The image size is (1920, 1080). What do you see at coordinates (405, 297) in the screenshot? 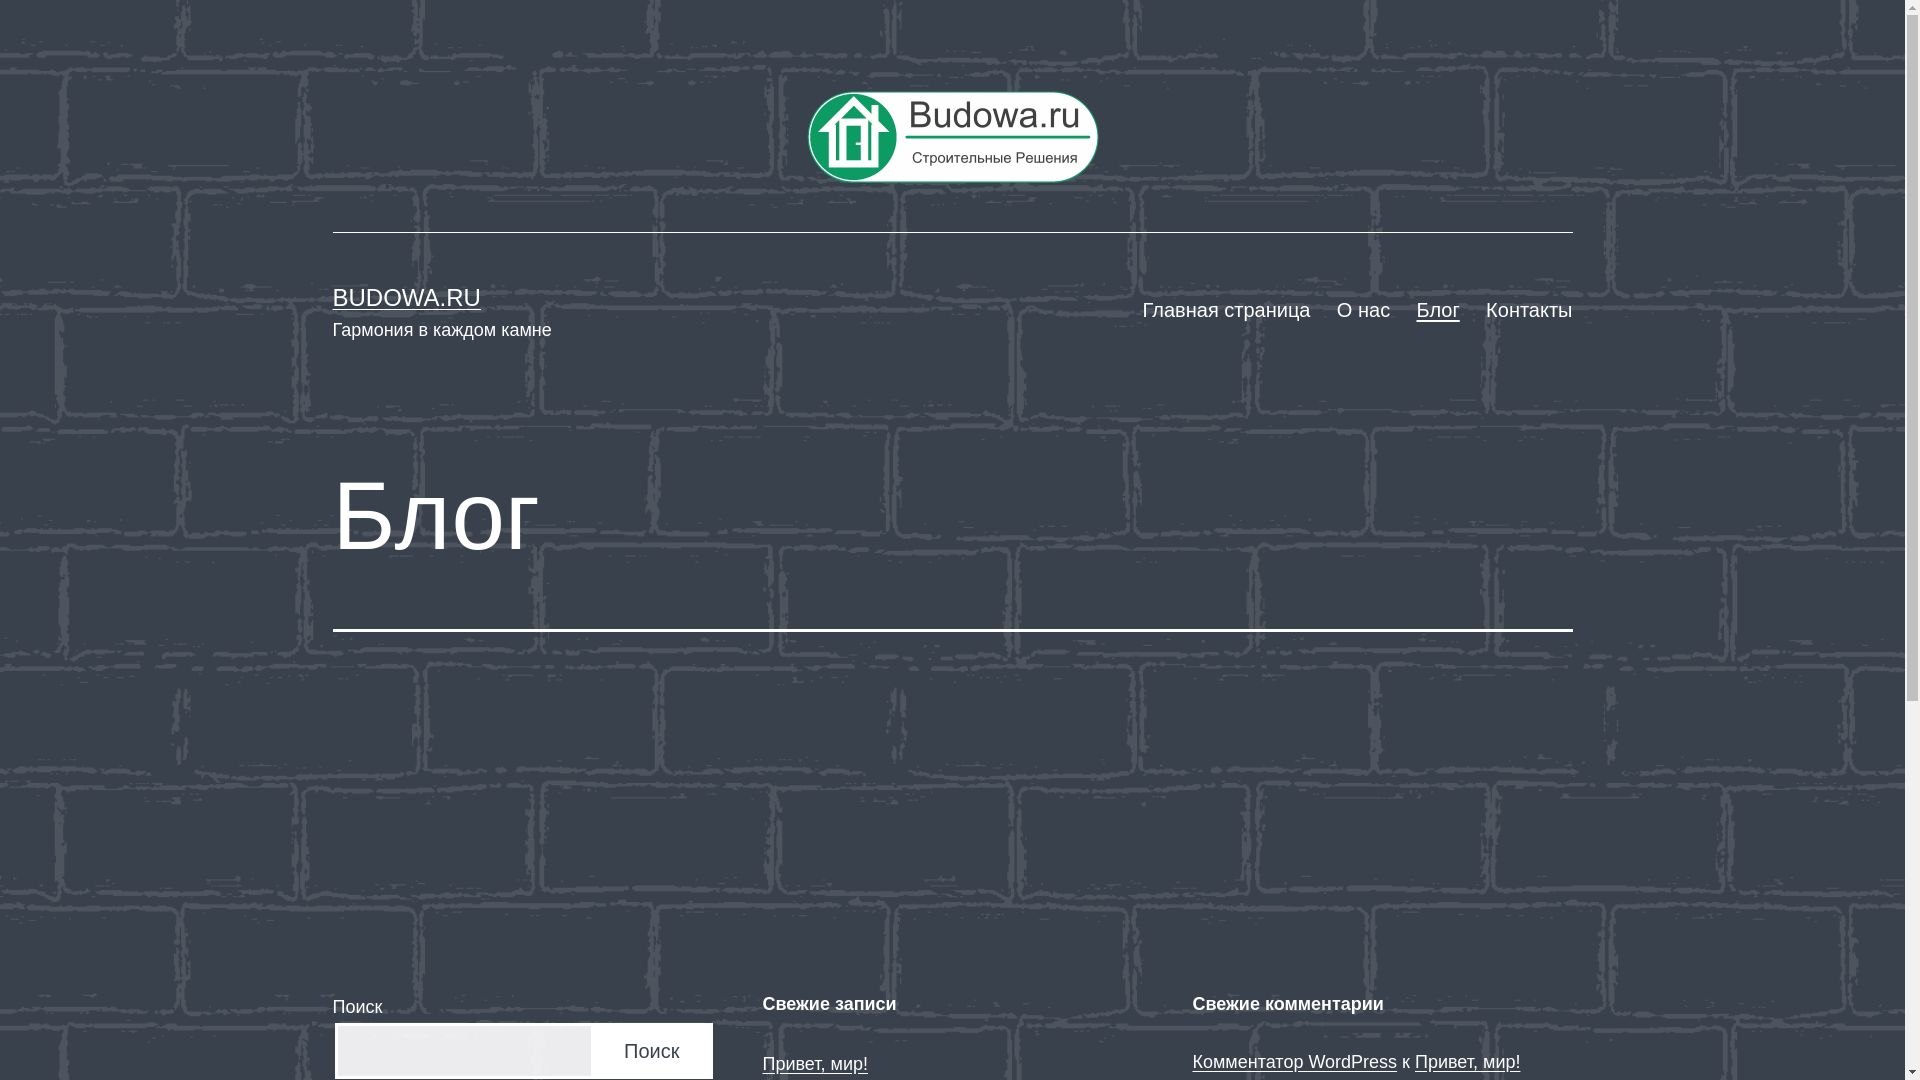
I see `'BUDOWA.RU'` at bounding box center [405, 297].